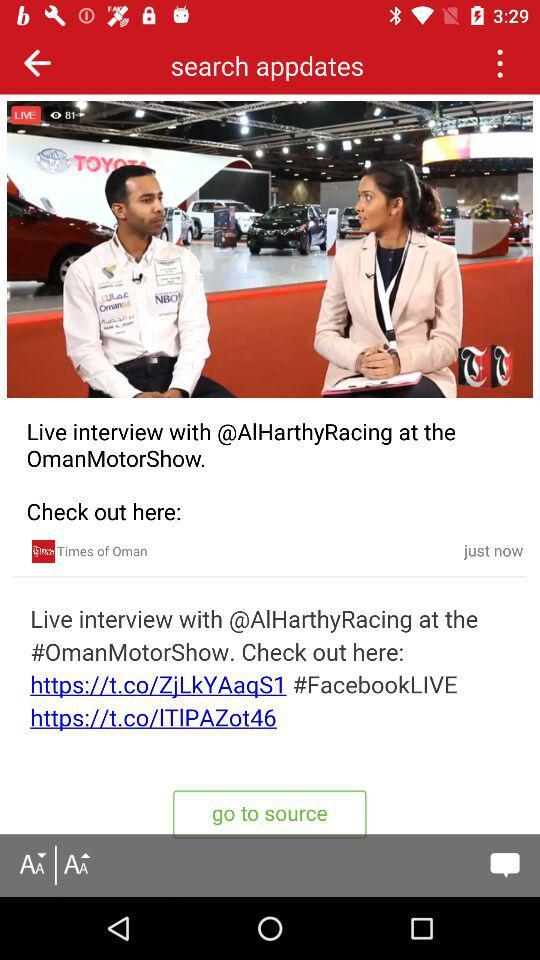 The image size is (540, 960). I want to click on go back, so click(37, 62).